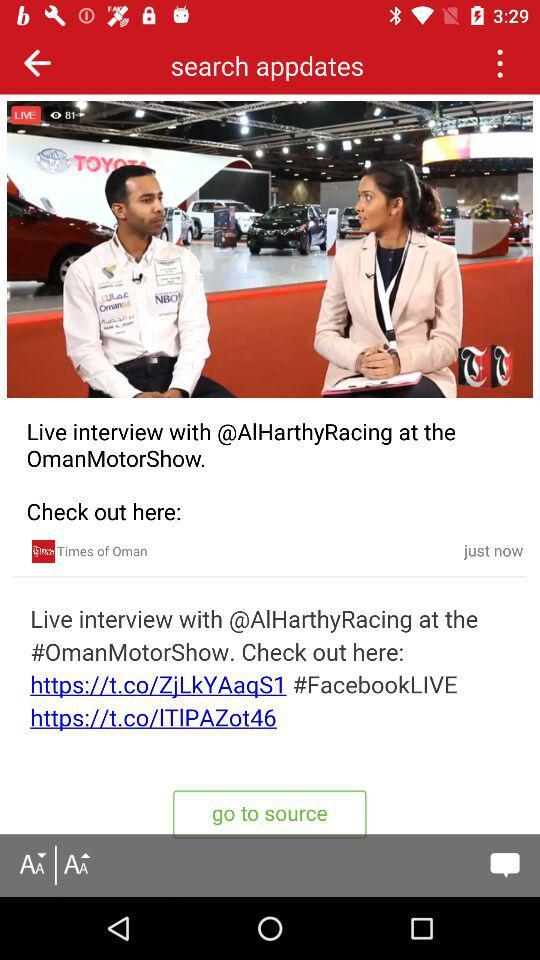 The image size is (540, 960). I want to click on go back, so click(37, 62).